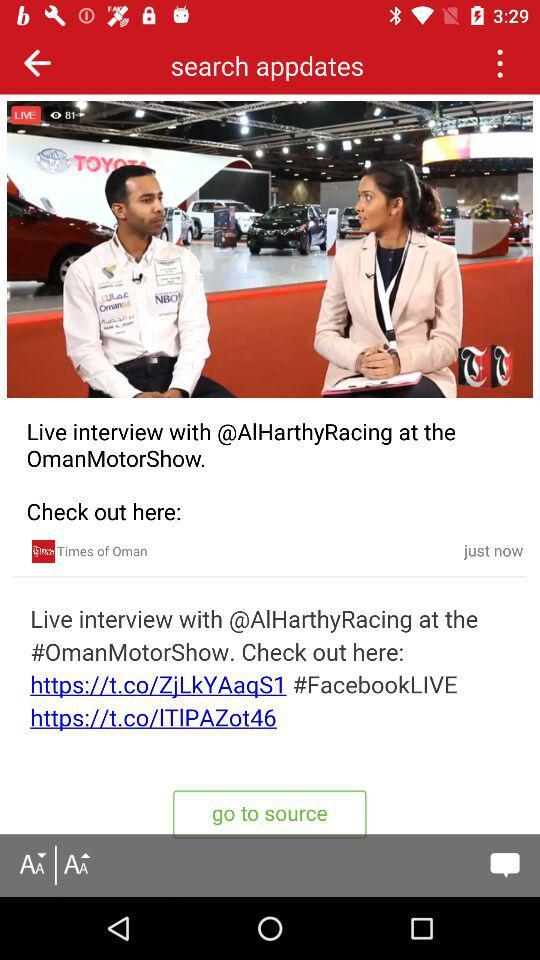 The image size is (540, 960). I want to click on go back, so click(37, 62).